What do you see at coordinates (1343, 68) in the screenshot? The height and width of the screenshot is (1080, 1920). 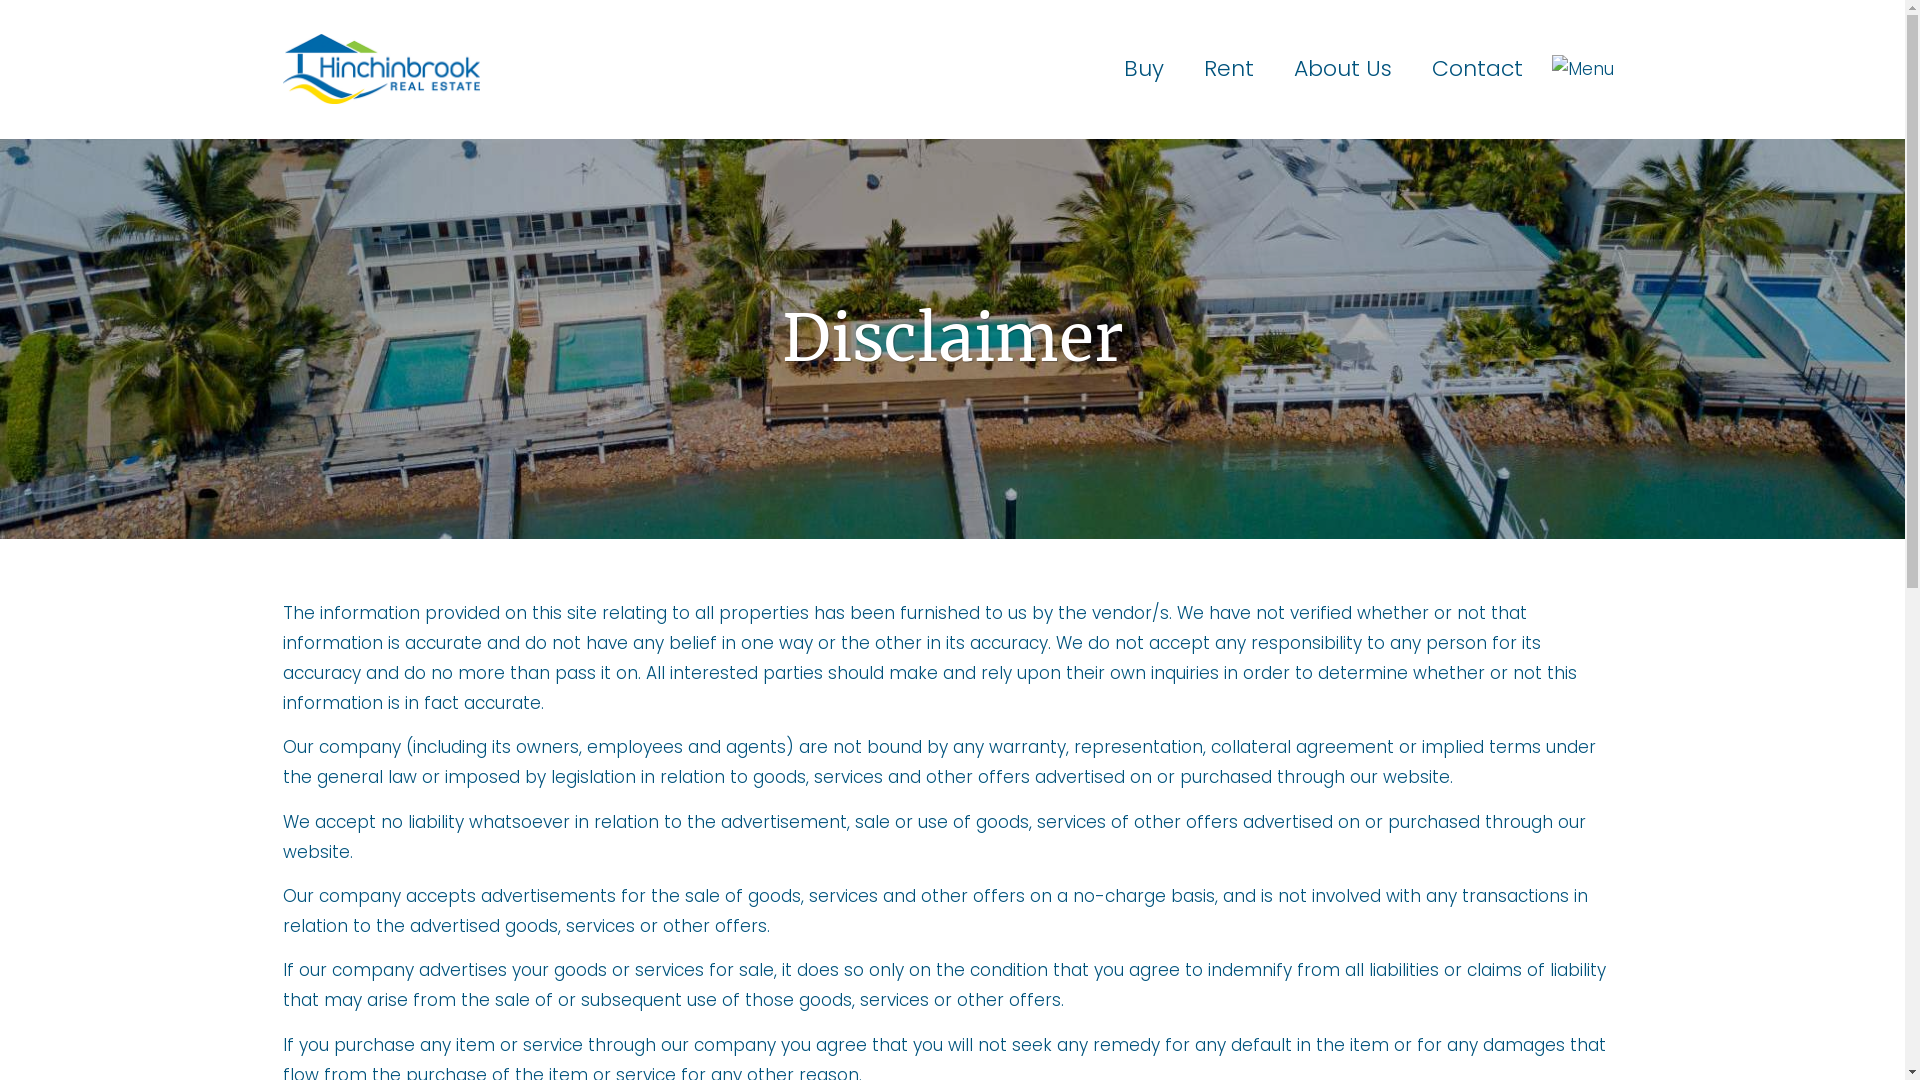 I see `'About Us'` at bounding box center [1343, 68].